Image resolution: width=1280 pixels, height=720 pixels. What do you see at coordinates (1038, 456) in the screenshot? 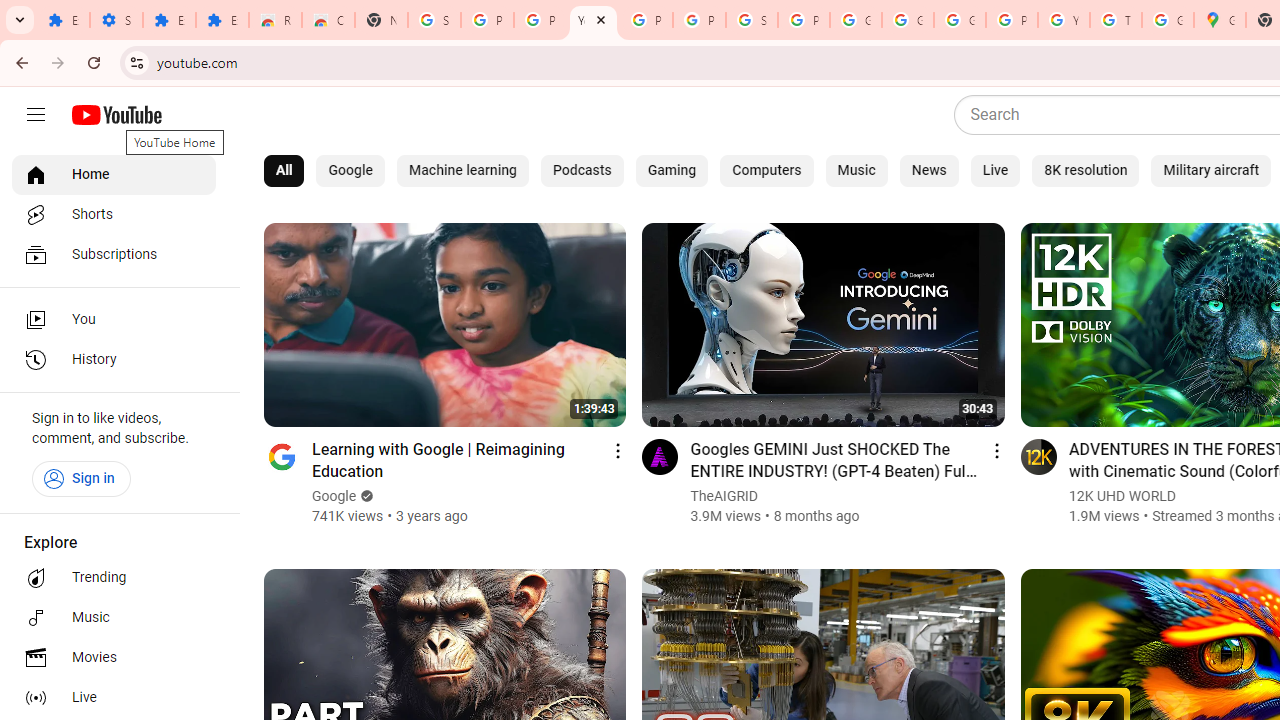
I see `'Go to channel'` at bounding box center [1038, 456].